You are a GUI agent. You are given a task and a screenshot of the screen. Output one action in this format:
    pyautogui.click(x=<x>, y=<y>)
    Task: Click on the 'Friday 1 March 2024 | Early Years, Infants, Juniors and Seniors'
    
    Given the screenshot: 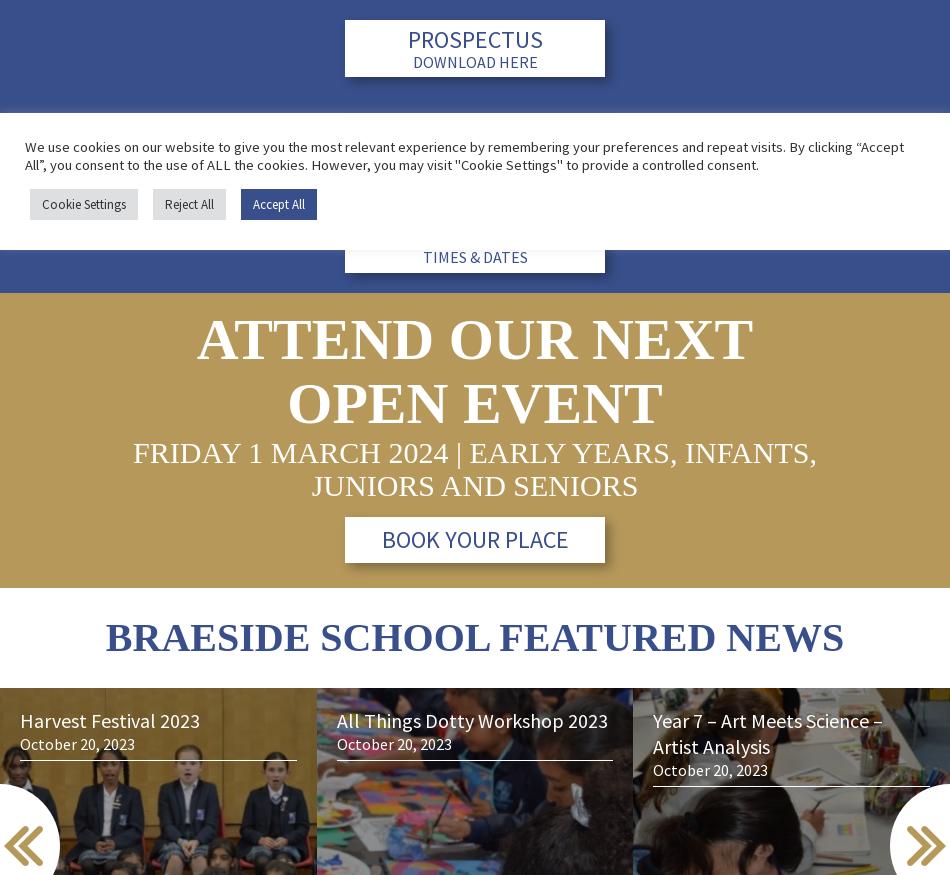 What is the action you would take?
    pyautogui.click(x=133, y=468)
    